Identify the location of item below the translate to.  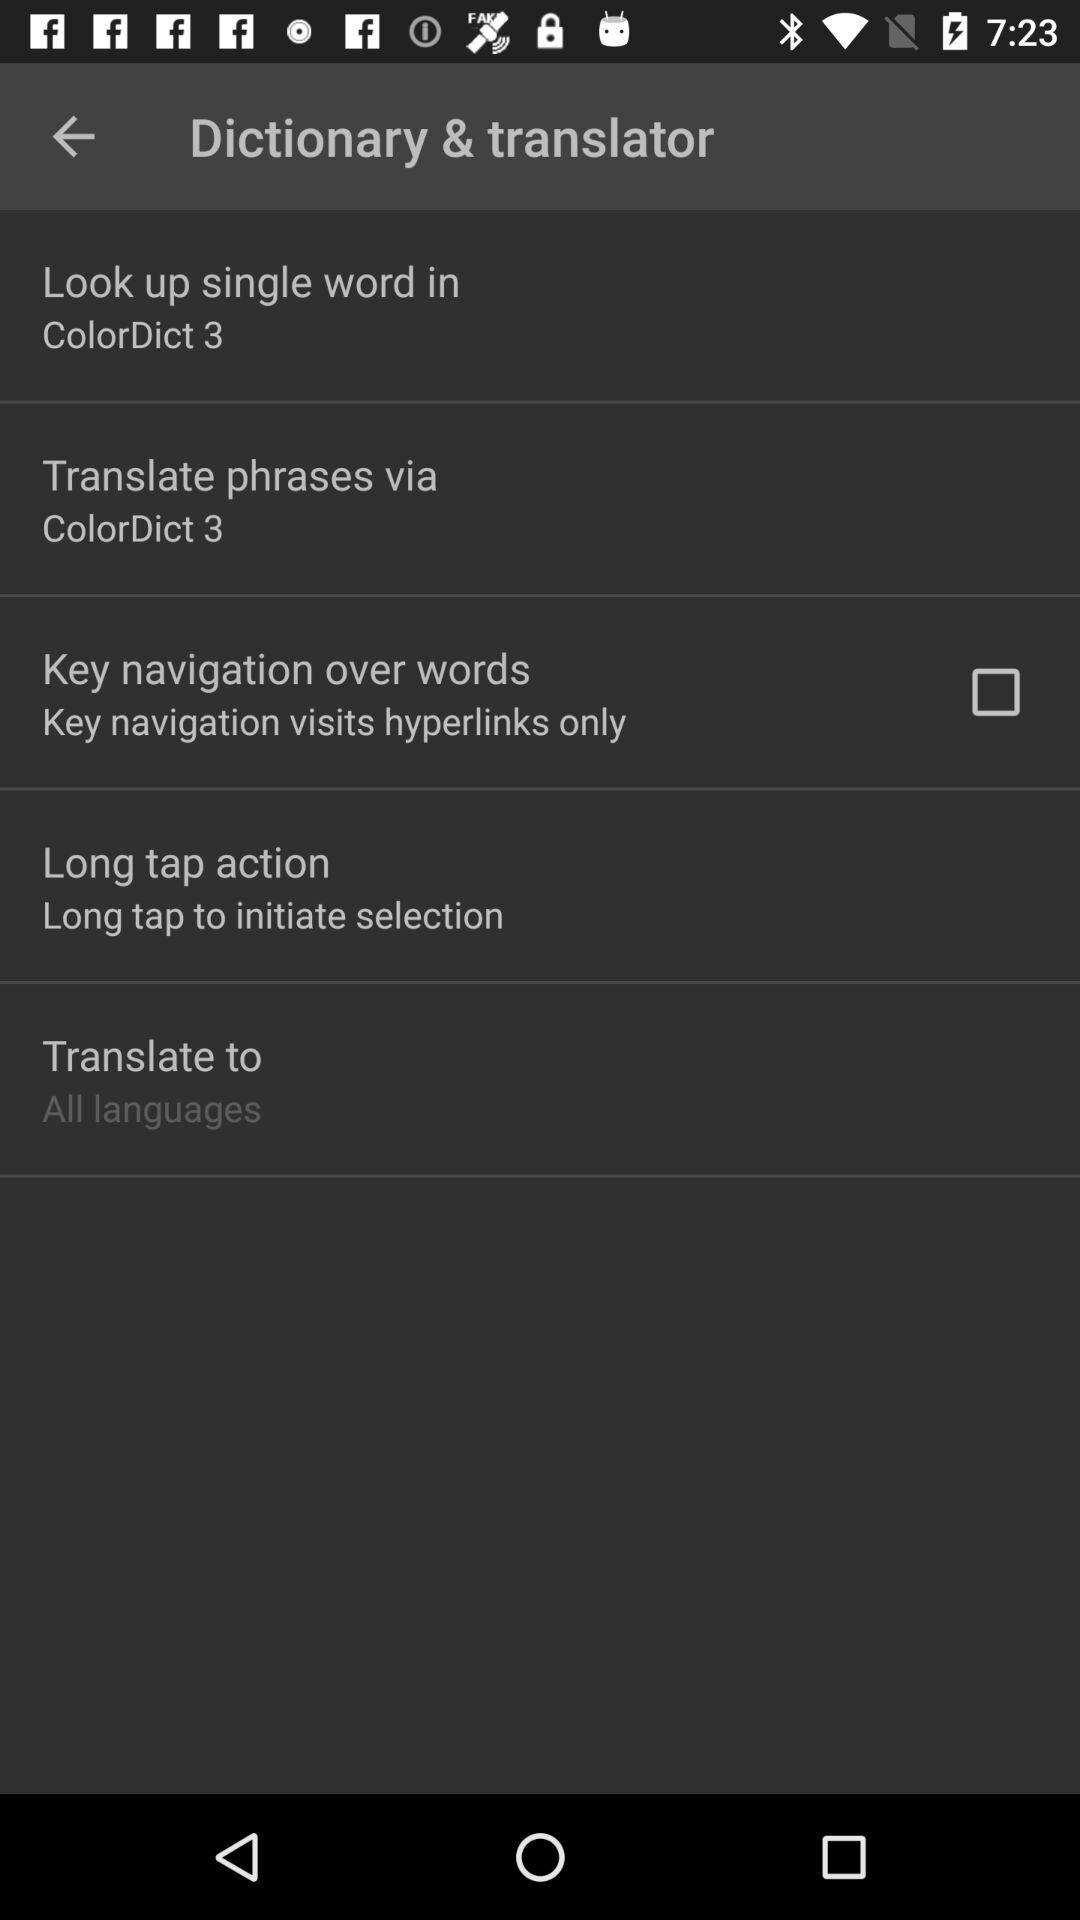
(150, 1106).